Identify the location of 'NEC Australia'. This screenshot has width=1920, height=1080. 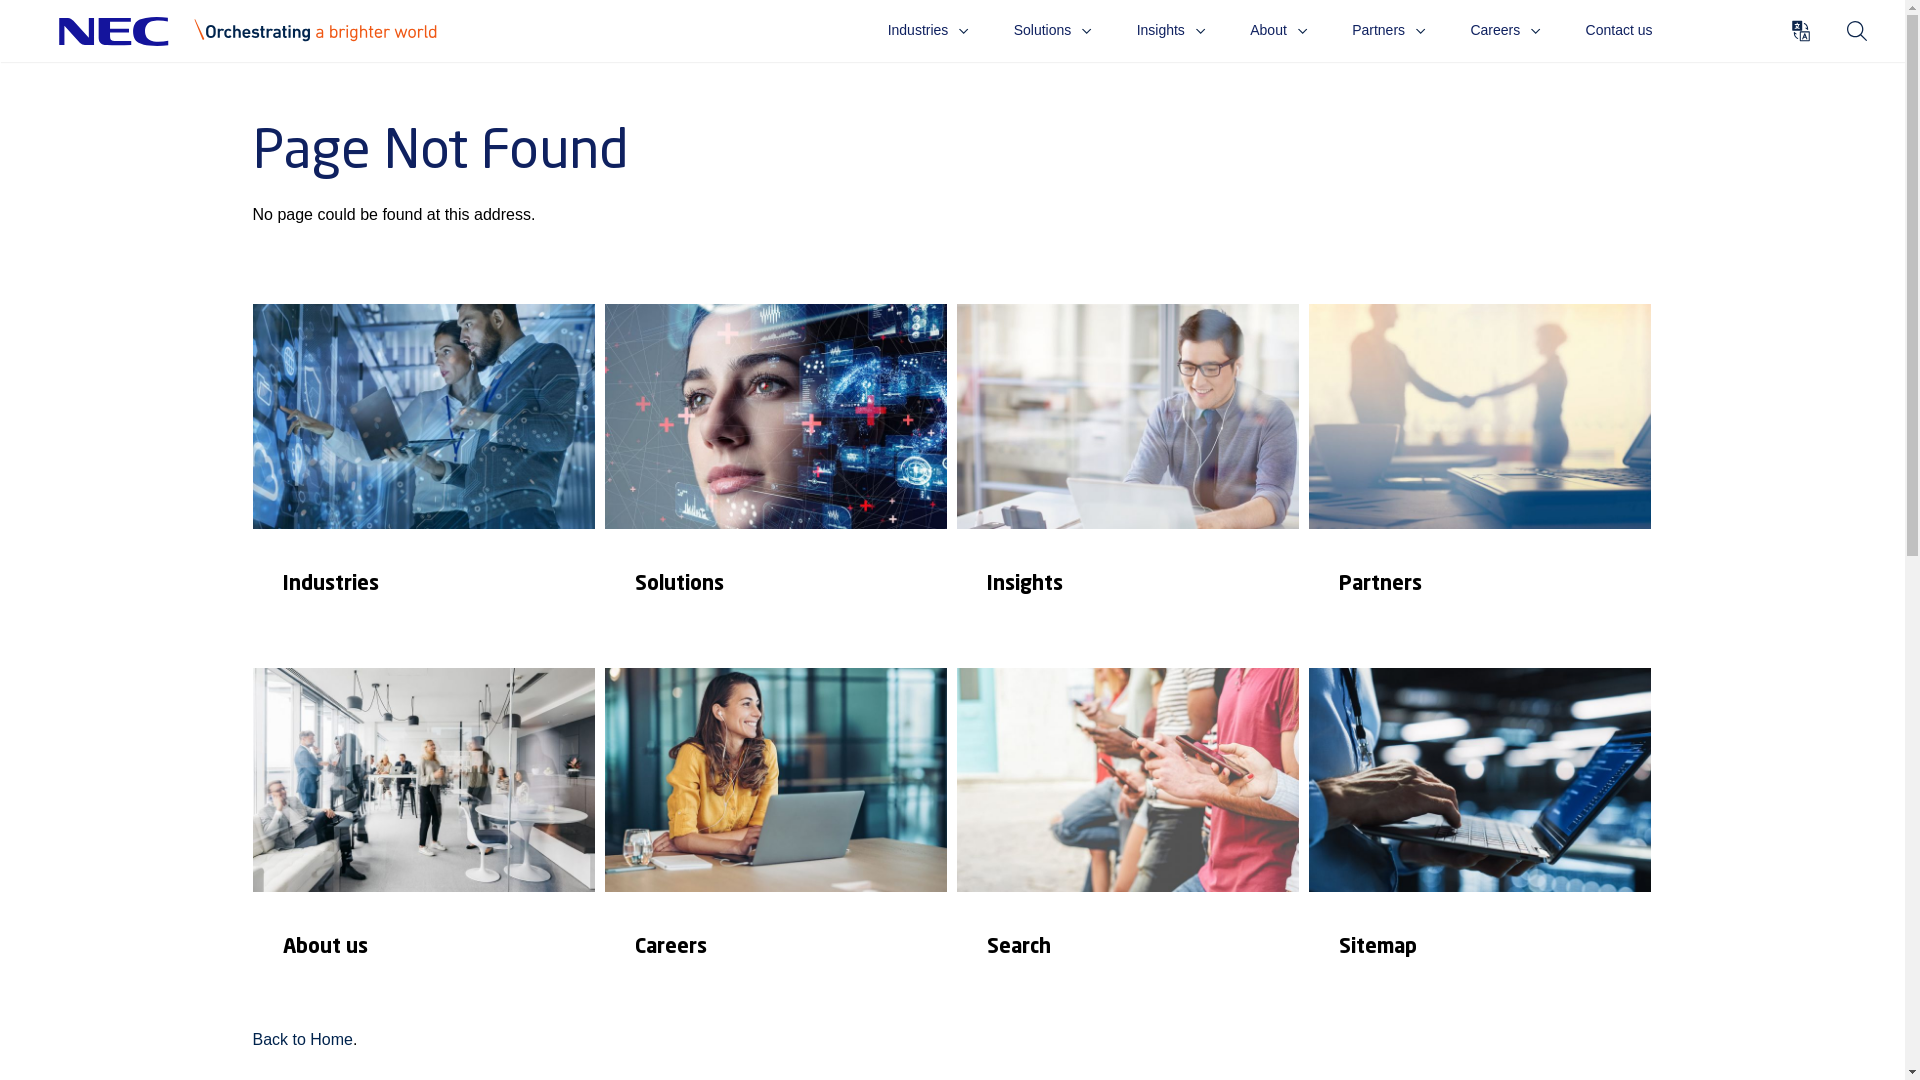
(258, 31).